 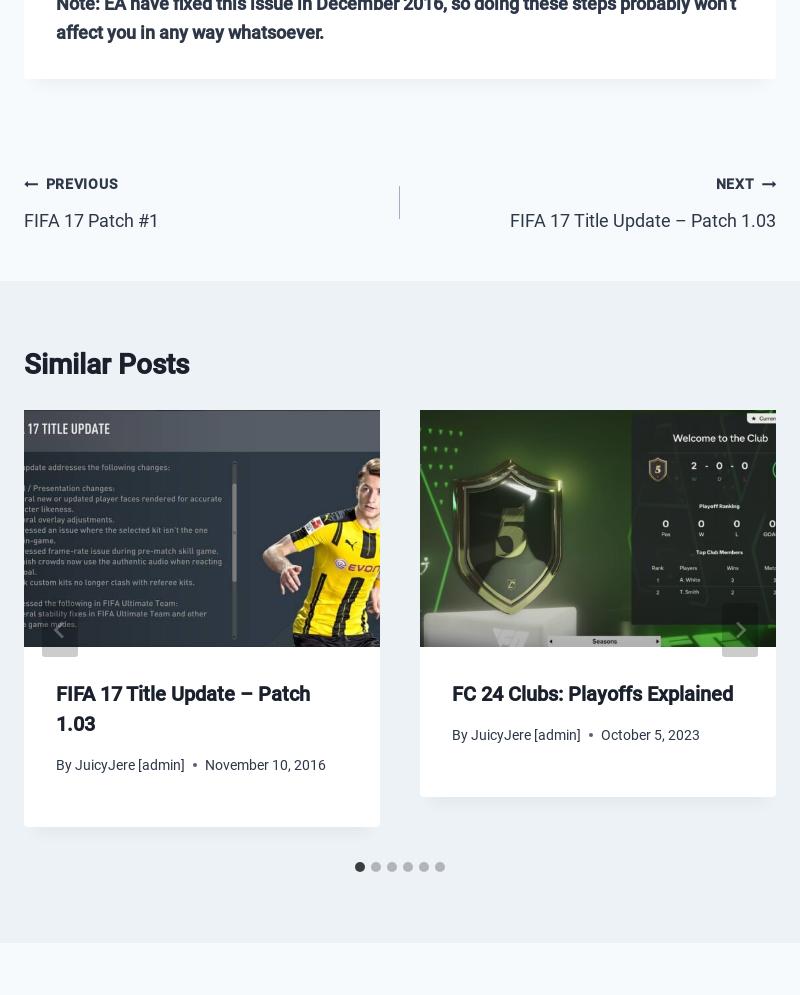 I want to click on 'November 10, 2016', so click(x=264, y=763).